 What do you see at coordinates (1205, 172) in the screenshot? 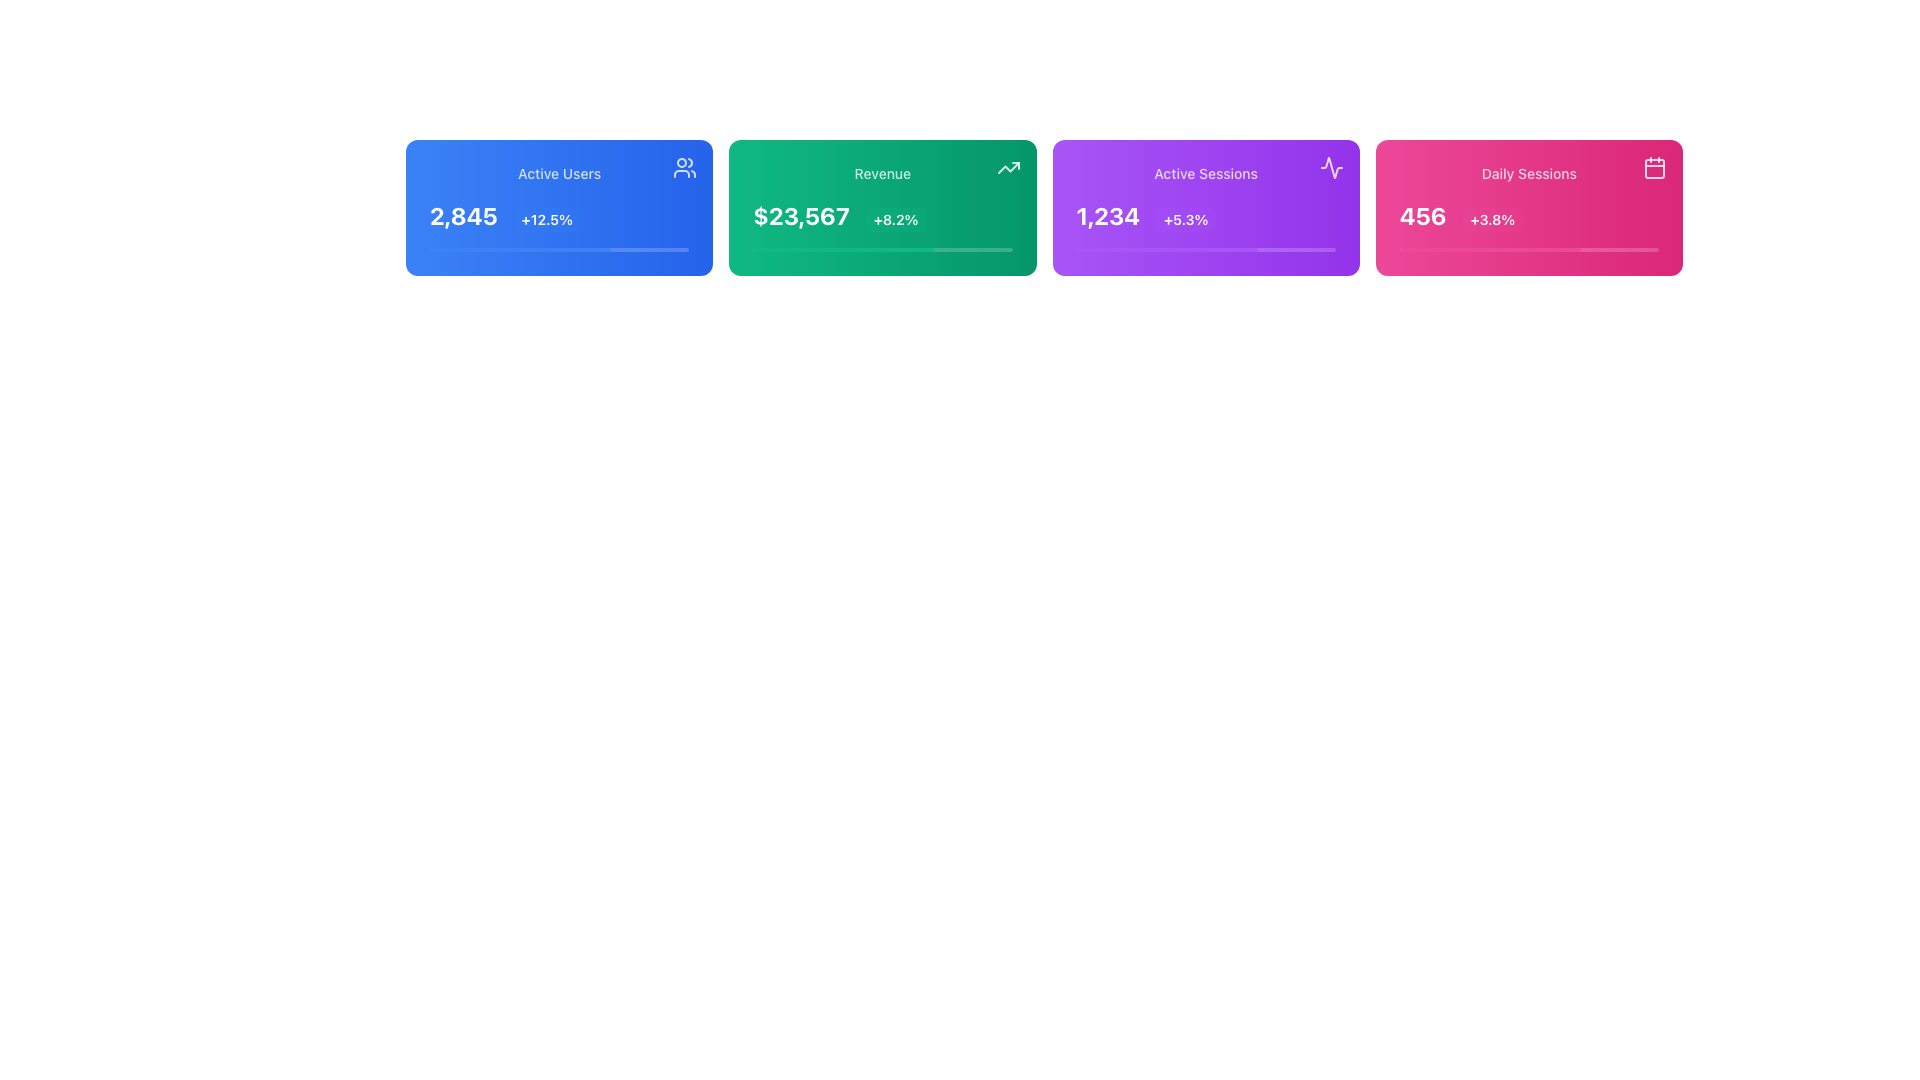
I see `the 'Active Sessions' text label located at the top of the purple card to understand the card context` at bounding box center [1205, 172].